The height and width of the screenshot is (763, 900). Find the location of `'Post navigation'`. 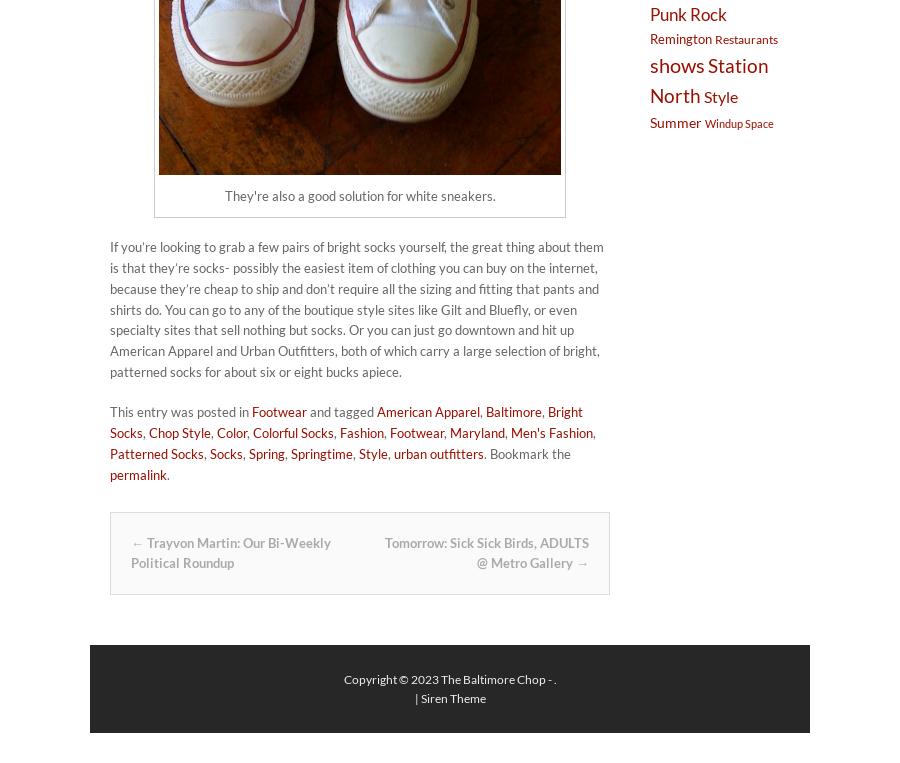

'Post navigation' is located at coordinates (190, 526).